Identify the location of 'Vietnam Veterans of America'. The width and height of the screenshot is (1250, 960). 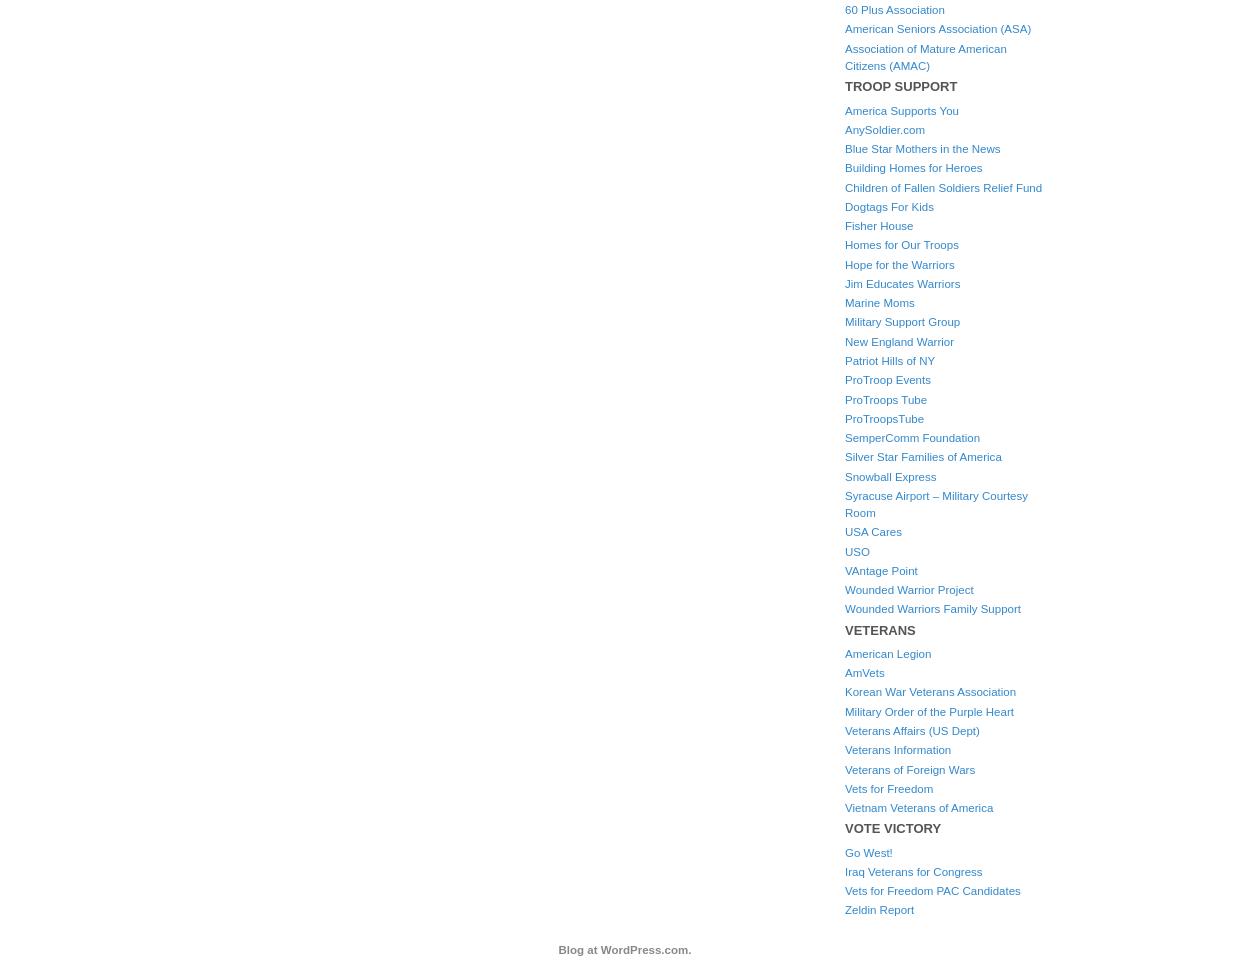
(844, 808).